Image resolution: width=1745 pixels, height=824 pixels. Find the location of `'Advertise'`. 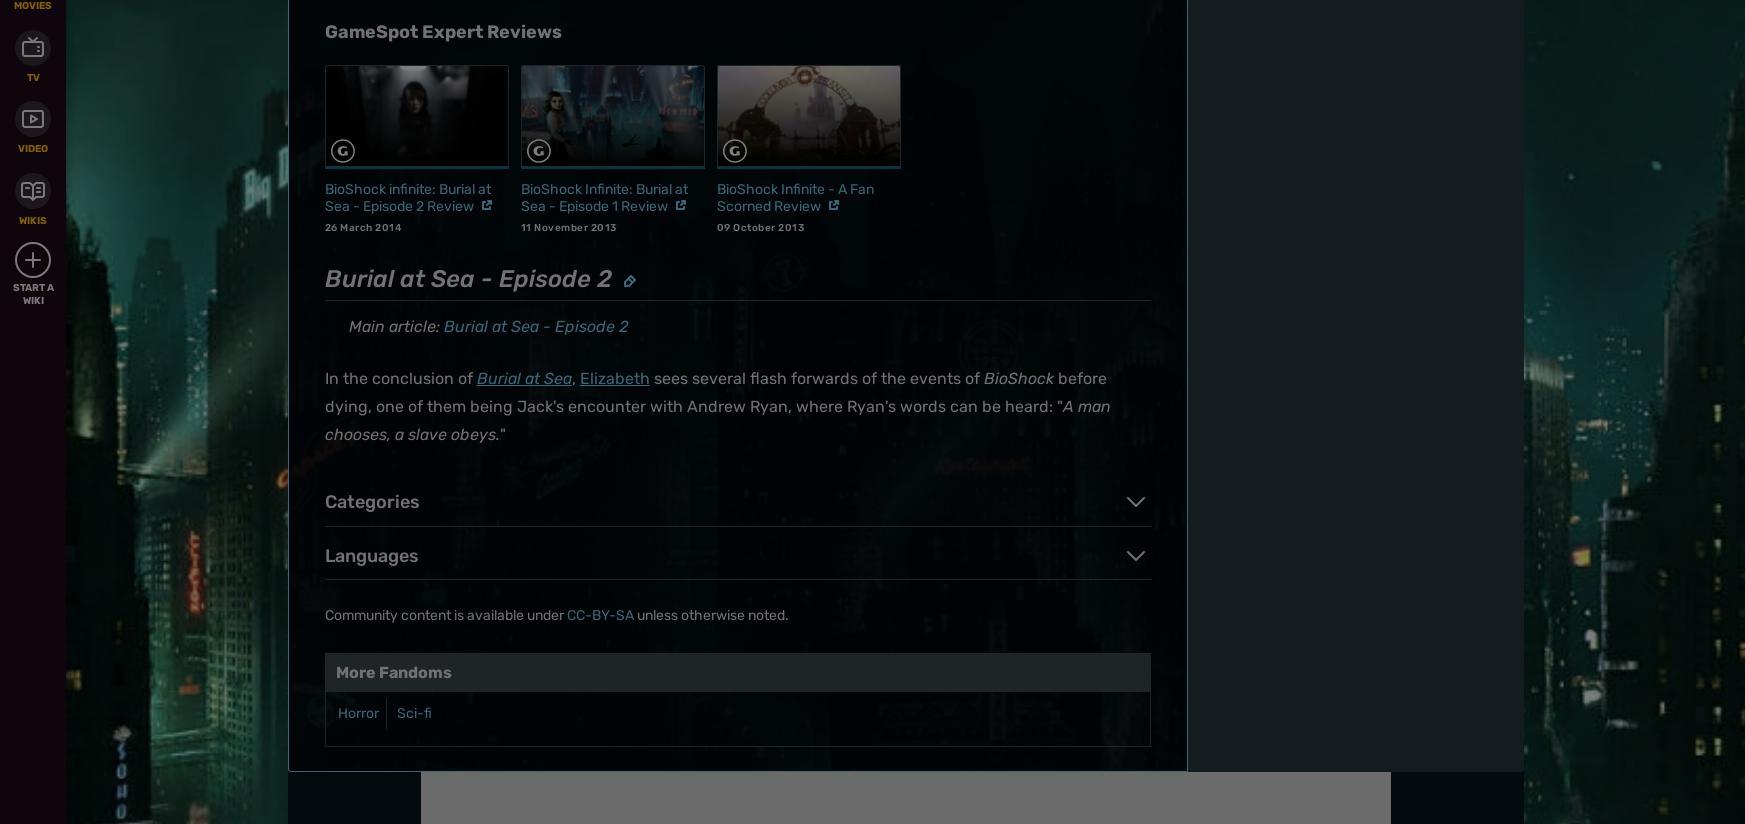

'Advertise' is located at coordinates (949, 201).